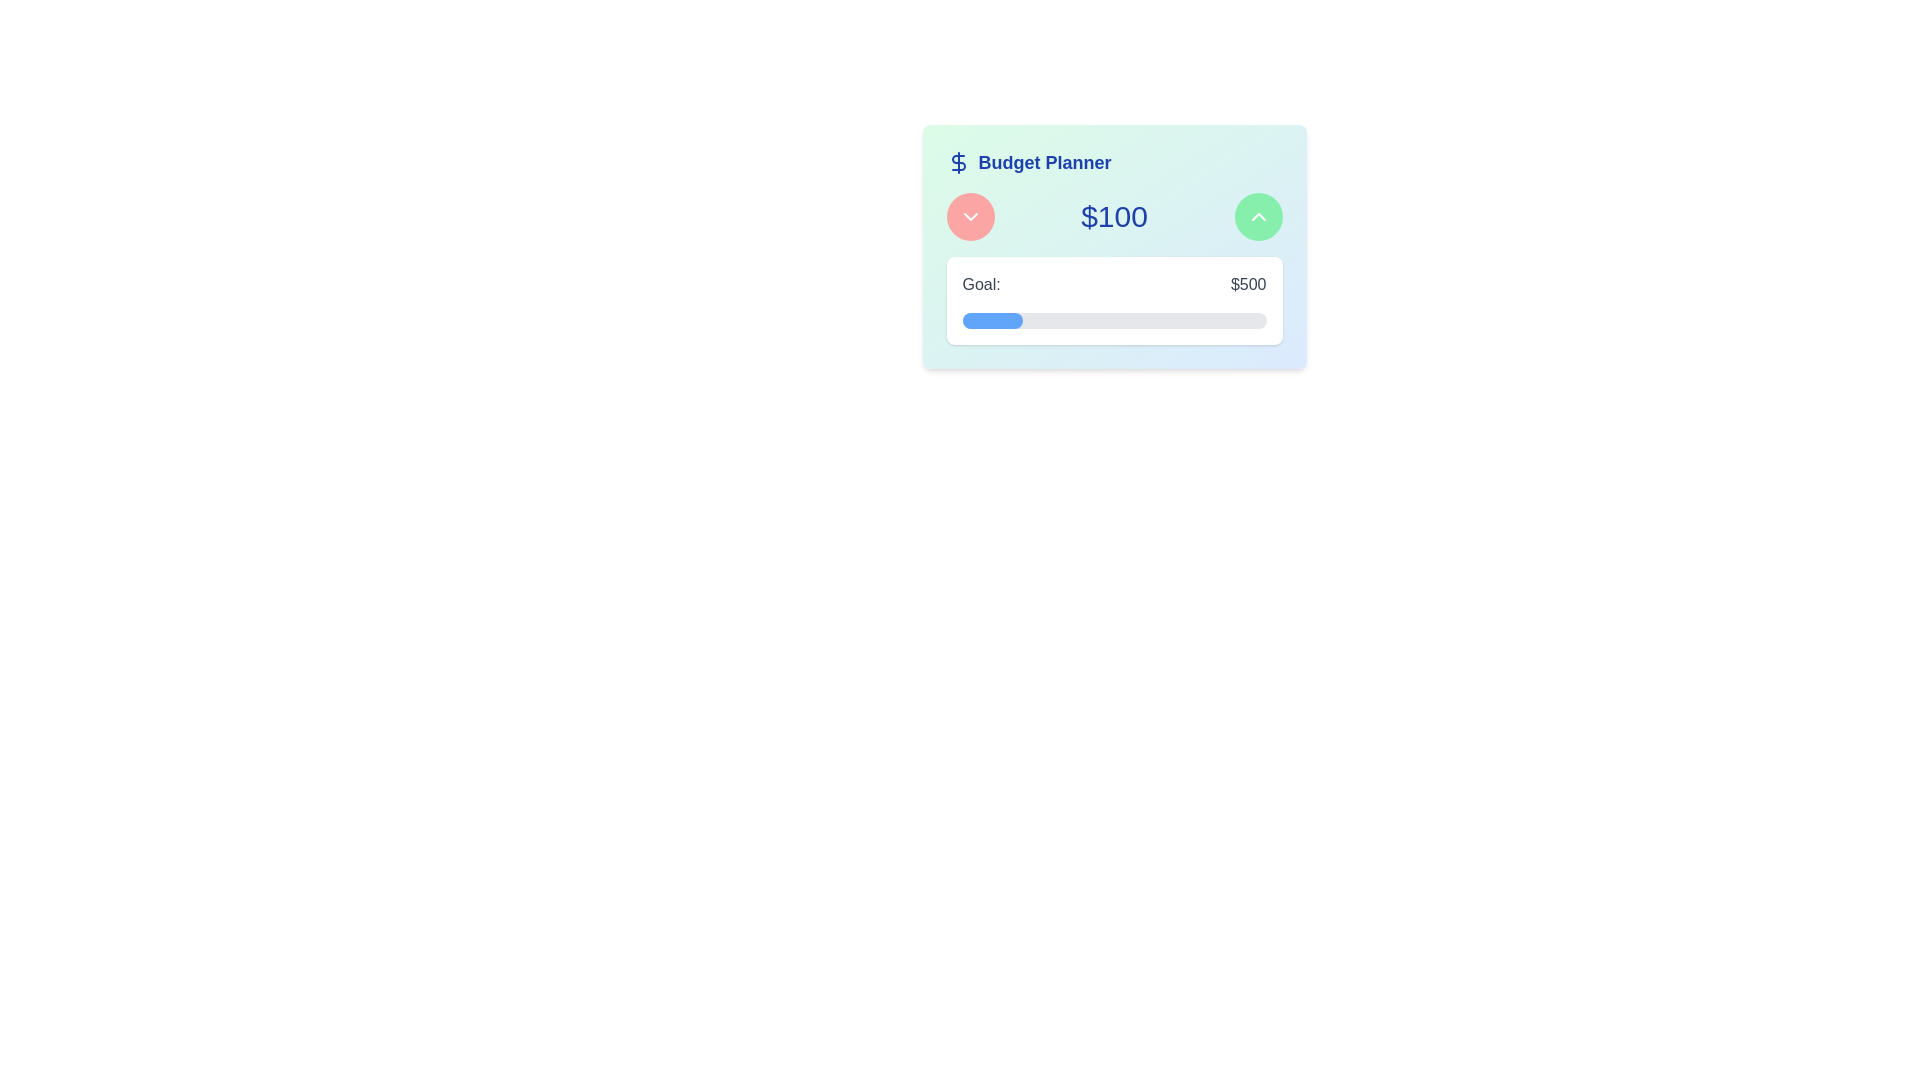  Describe the element at coordinates (957, 161) in the screenshot. I see `the bold blue dollar sign icon located to the left of the text 'Budget Planner' in the header section of the budget planning card` at that location.